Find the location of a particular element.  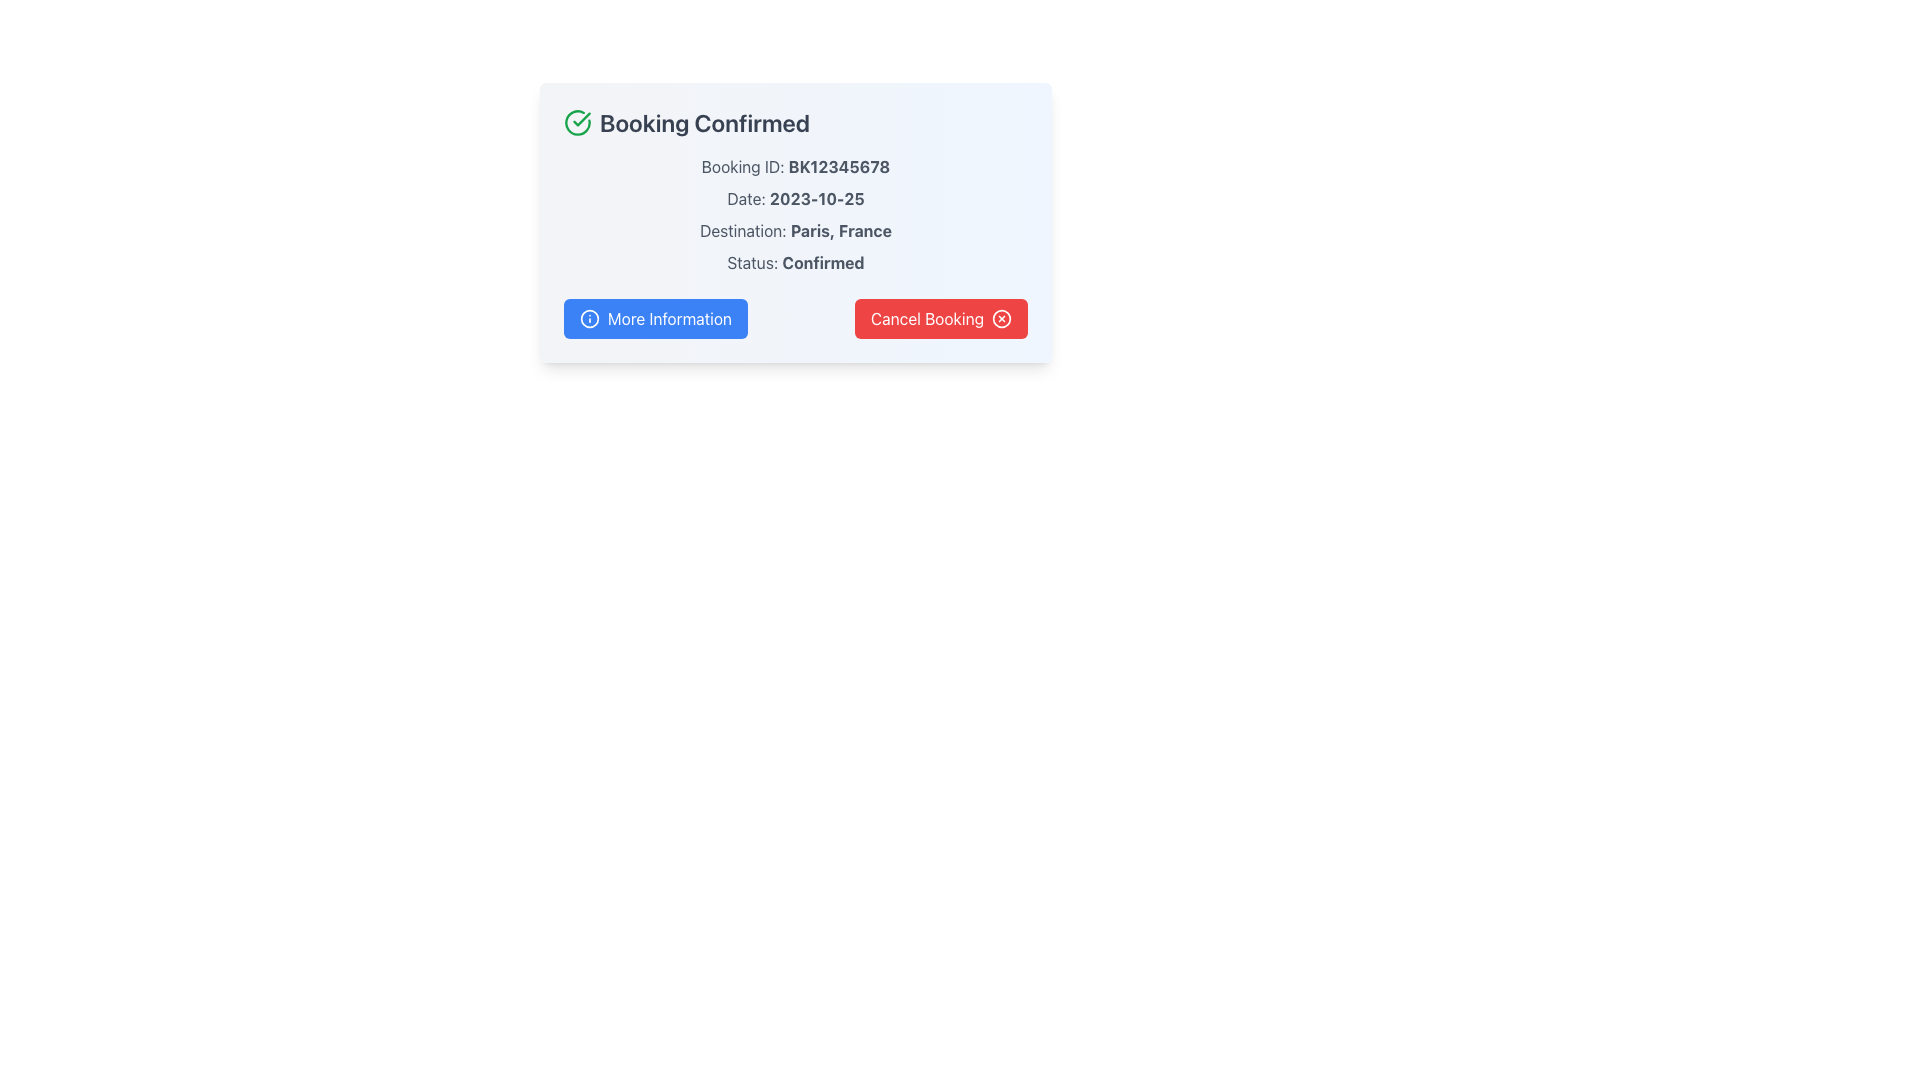

the circular red icon element located towards the right side of the layout, adjacent to the 'Cancel Booking' button is located at coordinates (1002, 318).